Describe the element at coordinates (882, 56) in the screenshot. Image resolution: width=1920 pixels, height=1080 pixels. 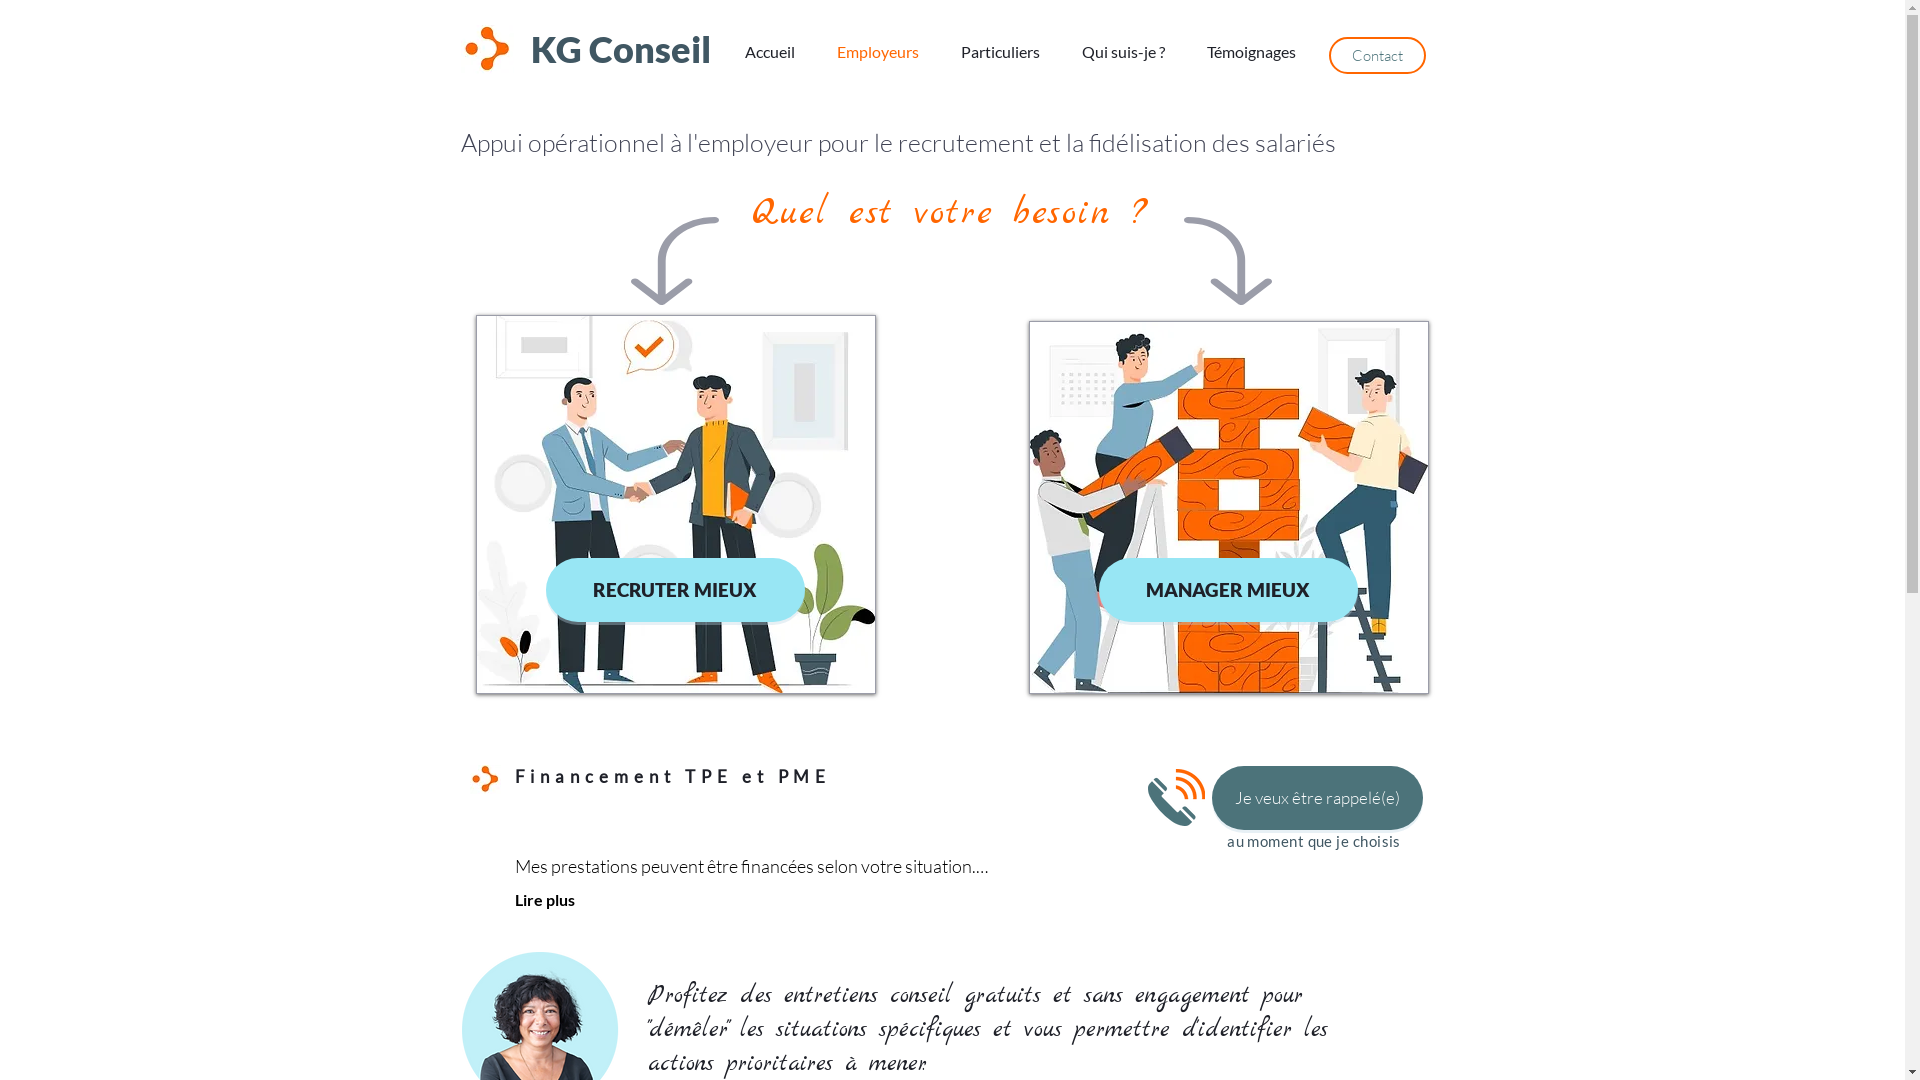
I see `'Employeurs'` at that location.